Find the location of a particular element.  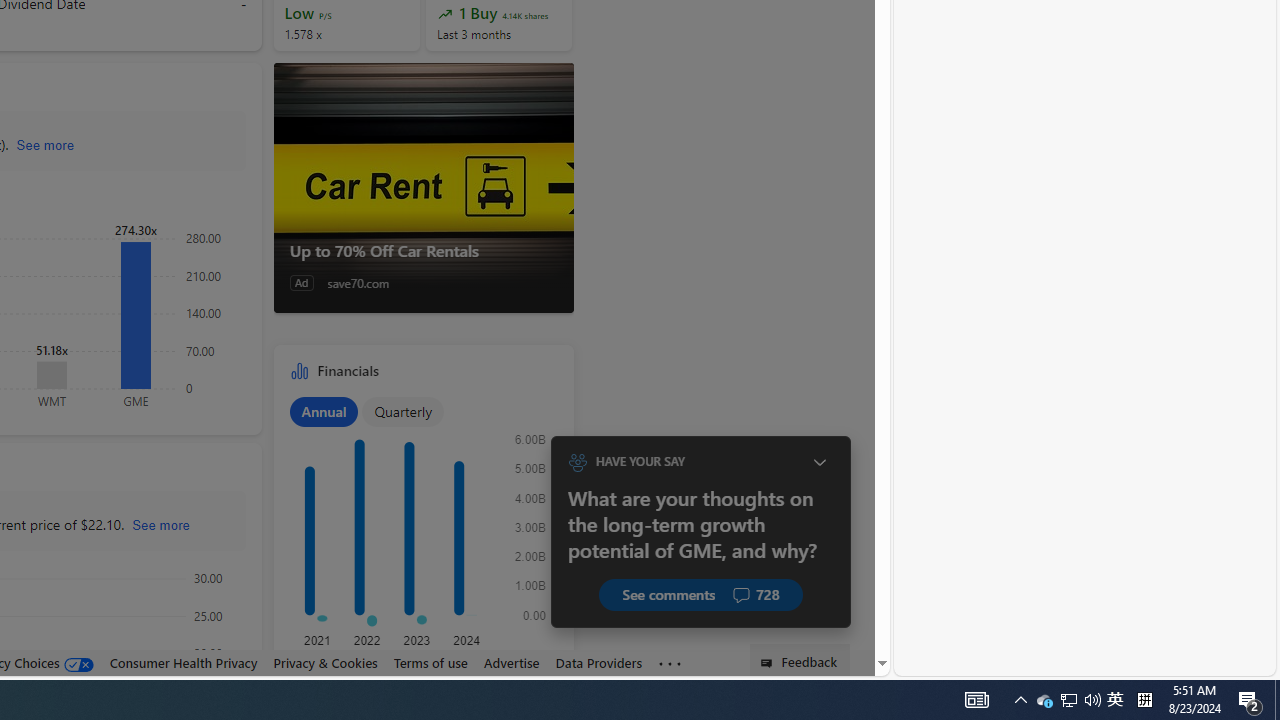

'Data Providers' is located at coordinates (598, 662).